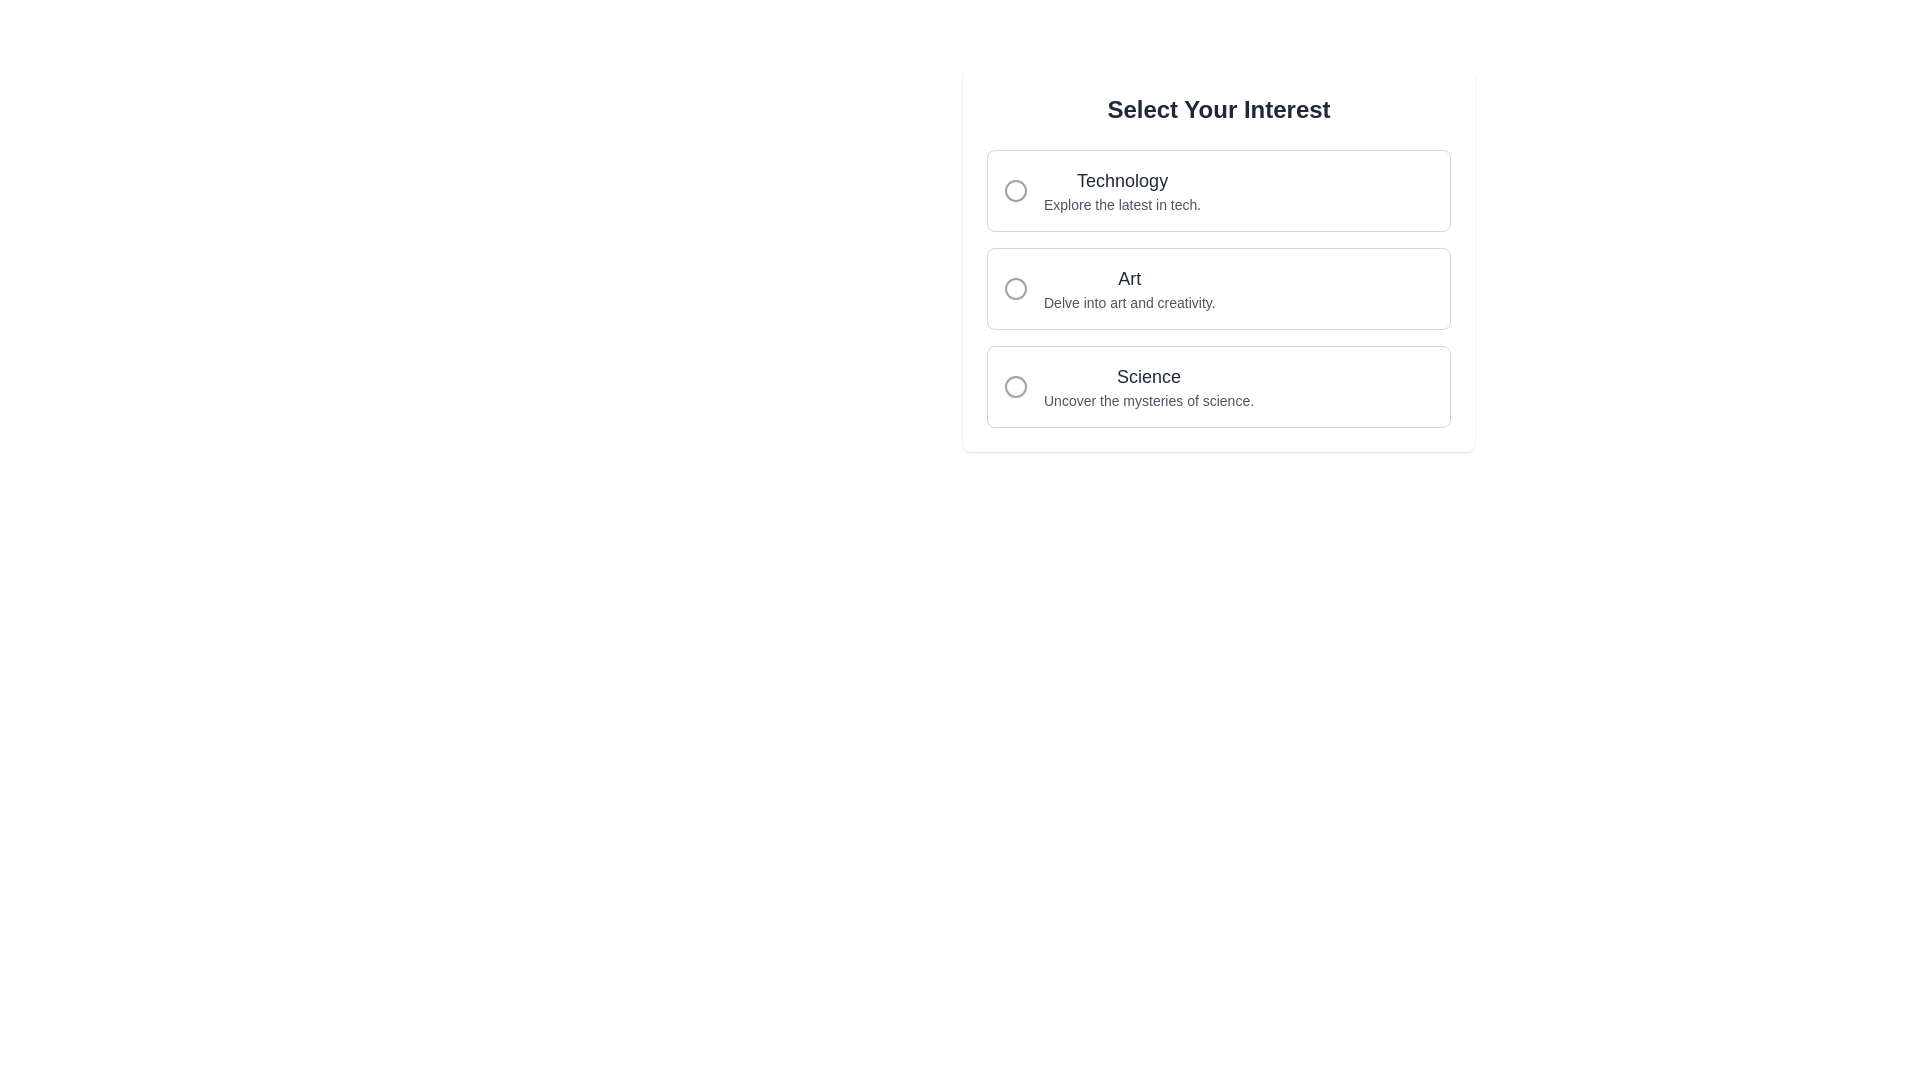 This screenshot has height=1080, width=1920. I want to click on the circular radio button indicator for the 'Science' option, so click(1016, 386).